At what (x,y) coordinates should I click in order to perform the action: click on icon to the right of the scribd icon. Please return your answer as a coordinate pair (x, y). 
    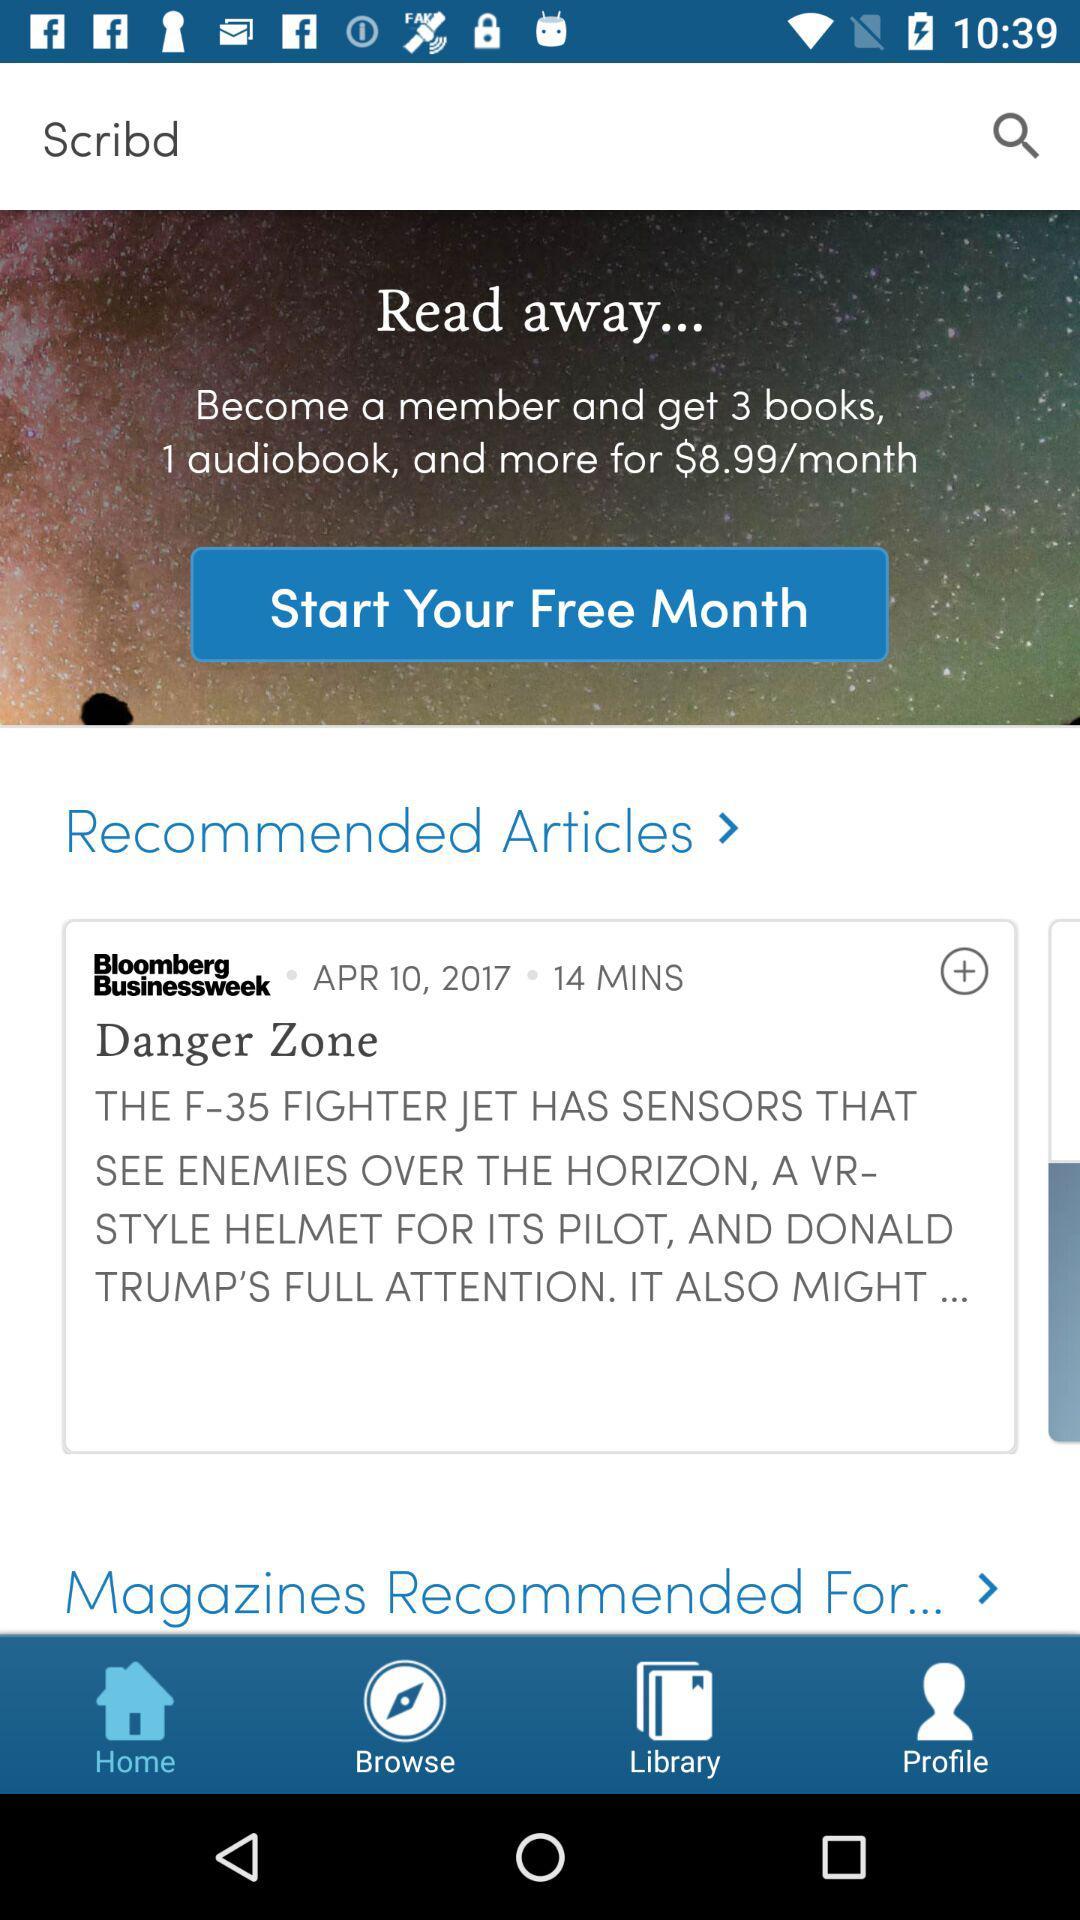
    Looking at the image, I should click on (1017, 135).